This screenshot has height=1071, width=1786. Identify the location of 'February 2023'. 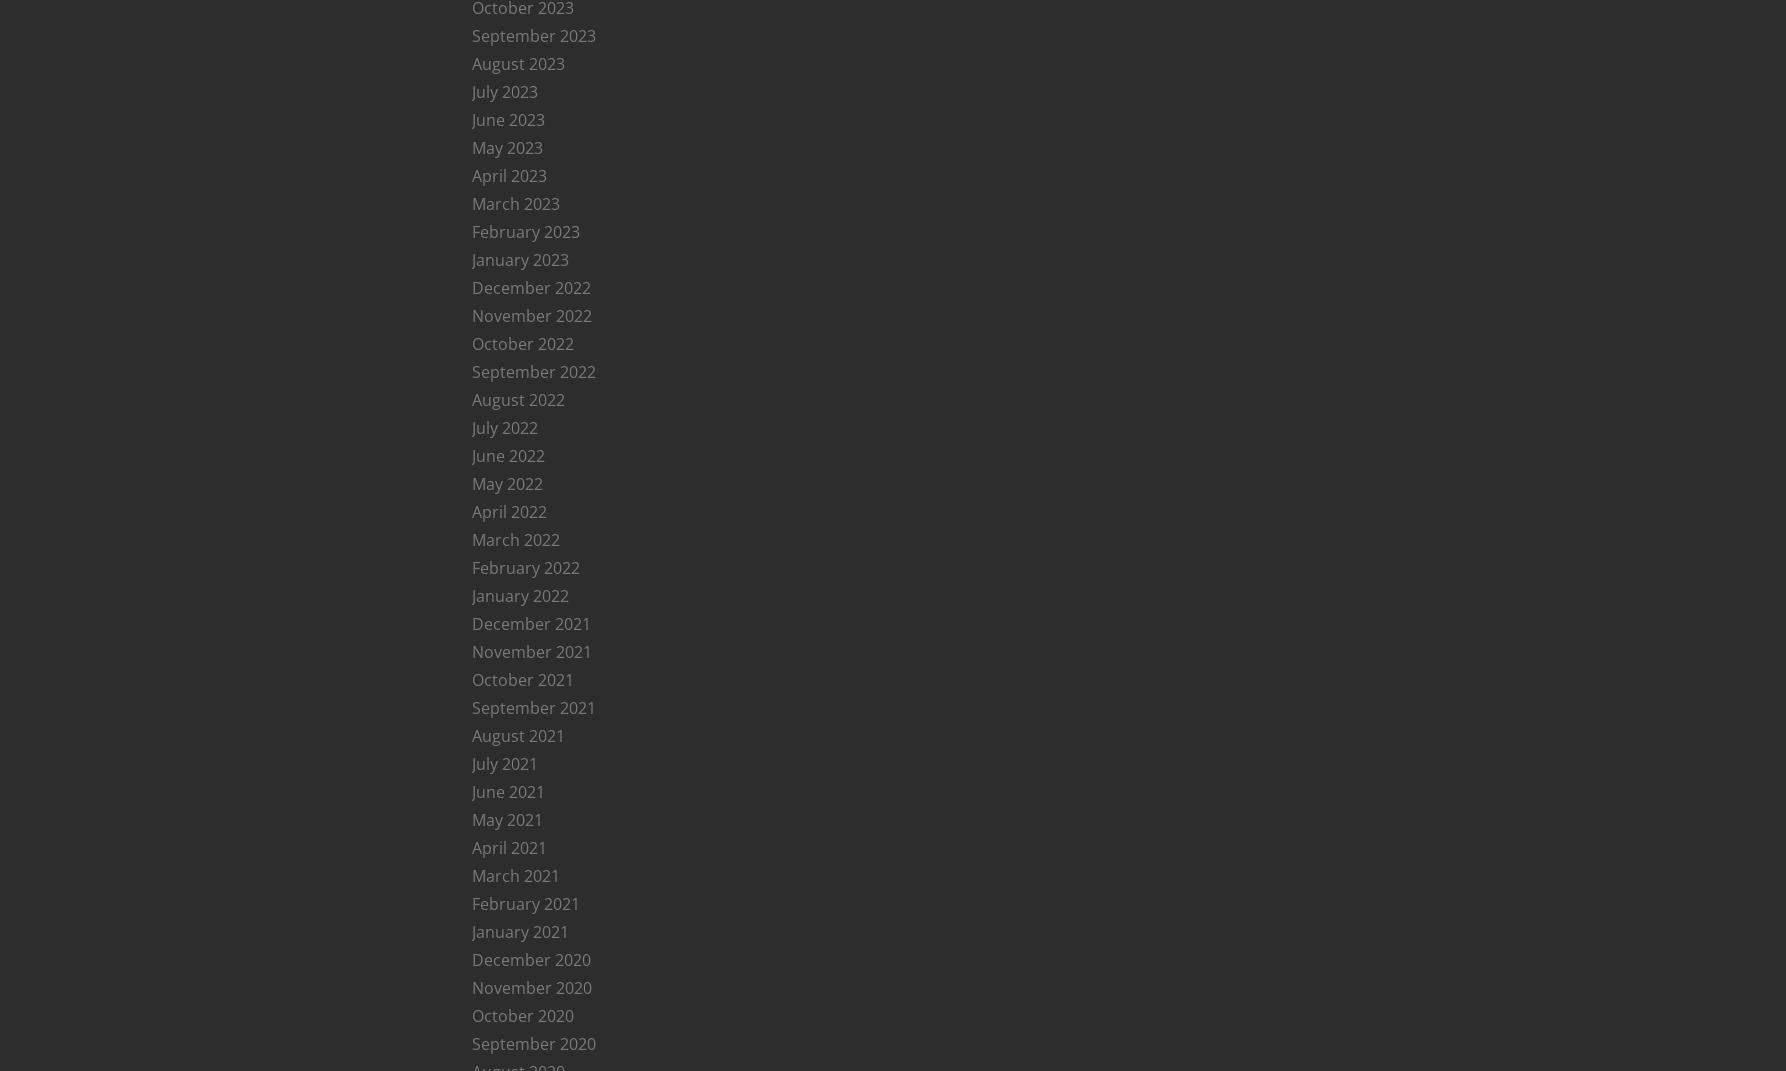
(524, 231).